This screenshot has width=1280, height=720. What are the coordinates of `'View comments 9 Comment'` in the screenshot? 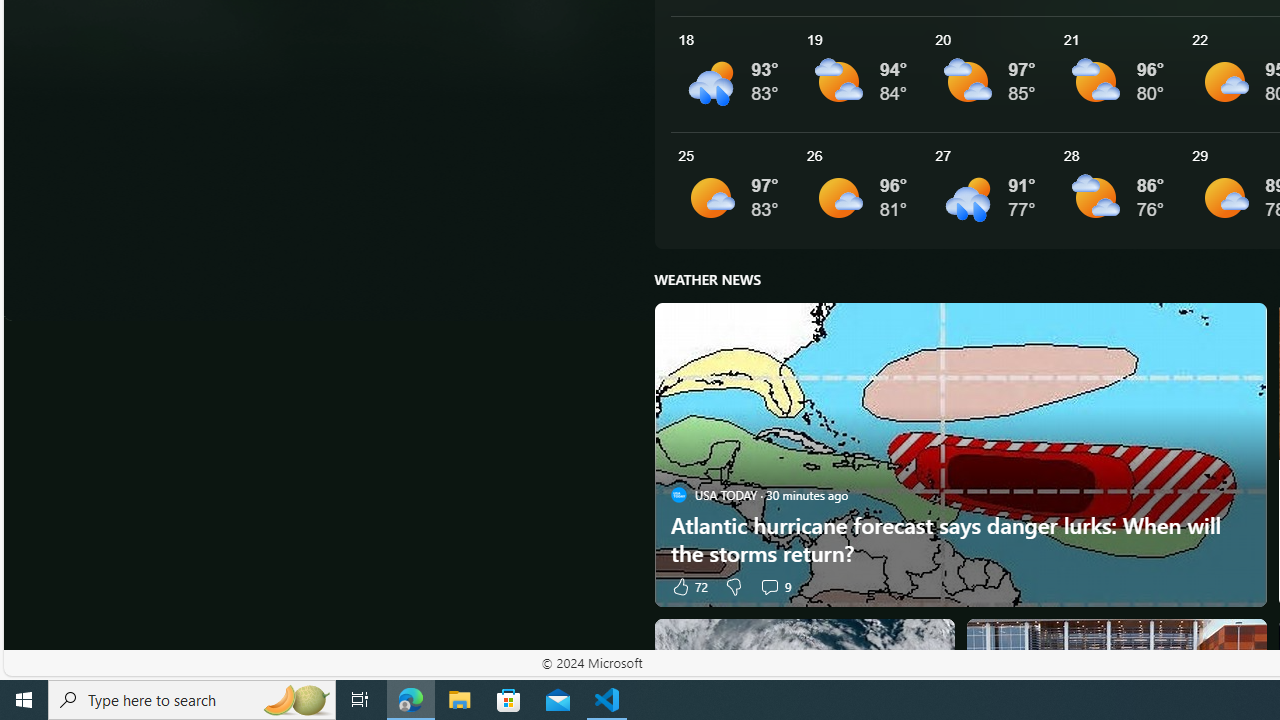 It's located at (768, 585).